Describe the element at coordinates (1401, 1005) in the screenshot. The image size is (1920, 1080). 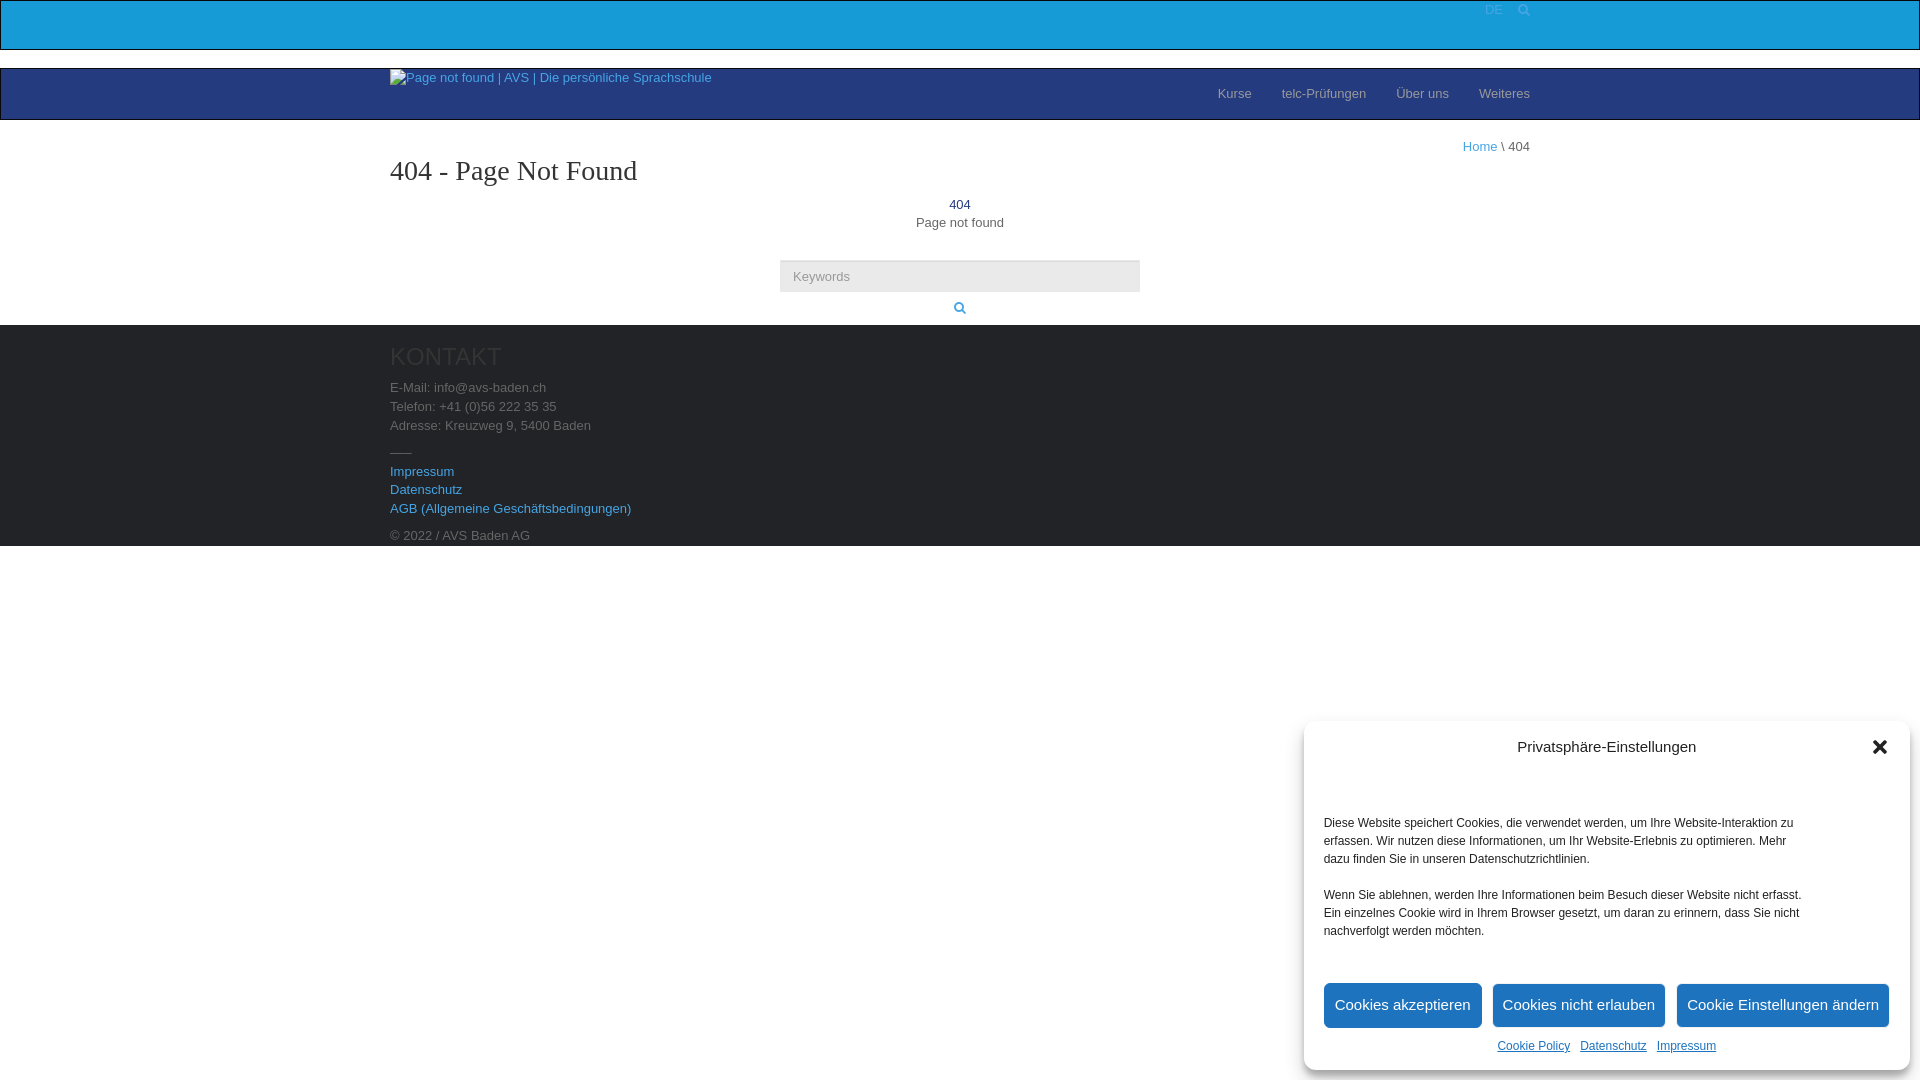
I see `'Cookies akzeptieren'` at that location.